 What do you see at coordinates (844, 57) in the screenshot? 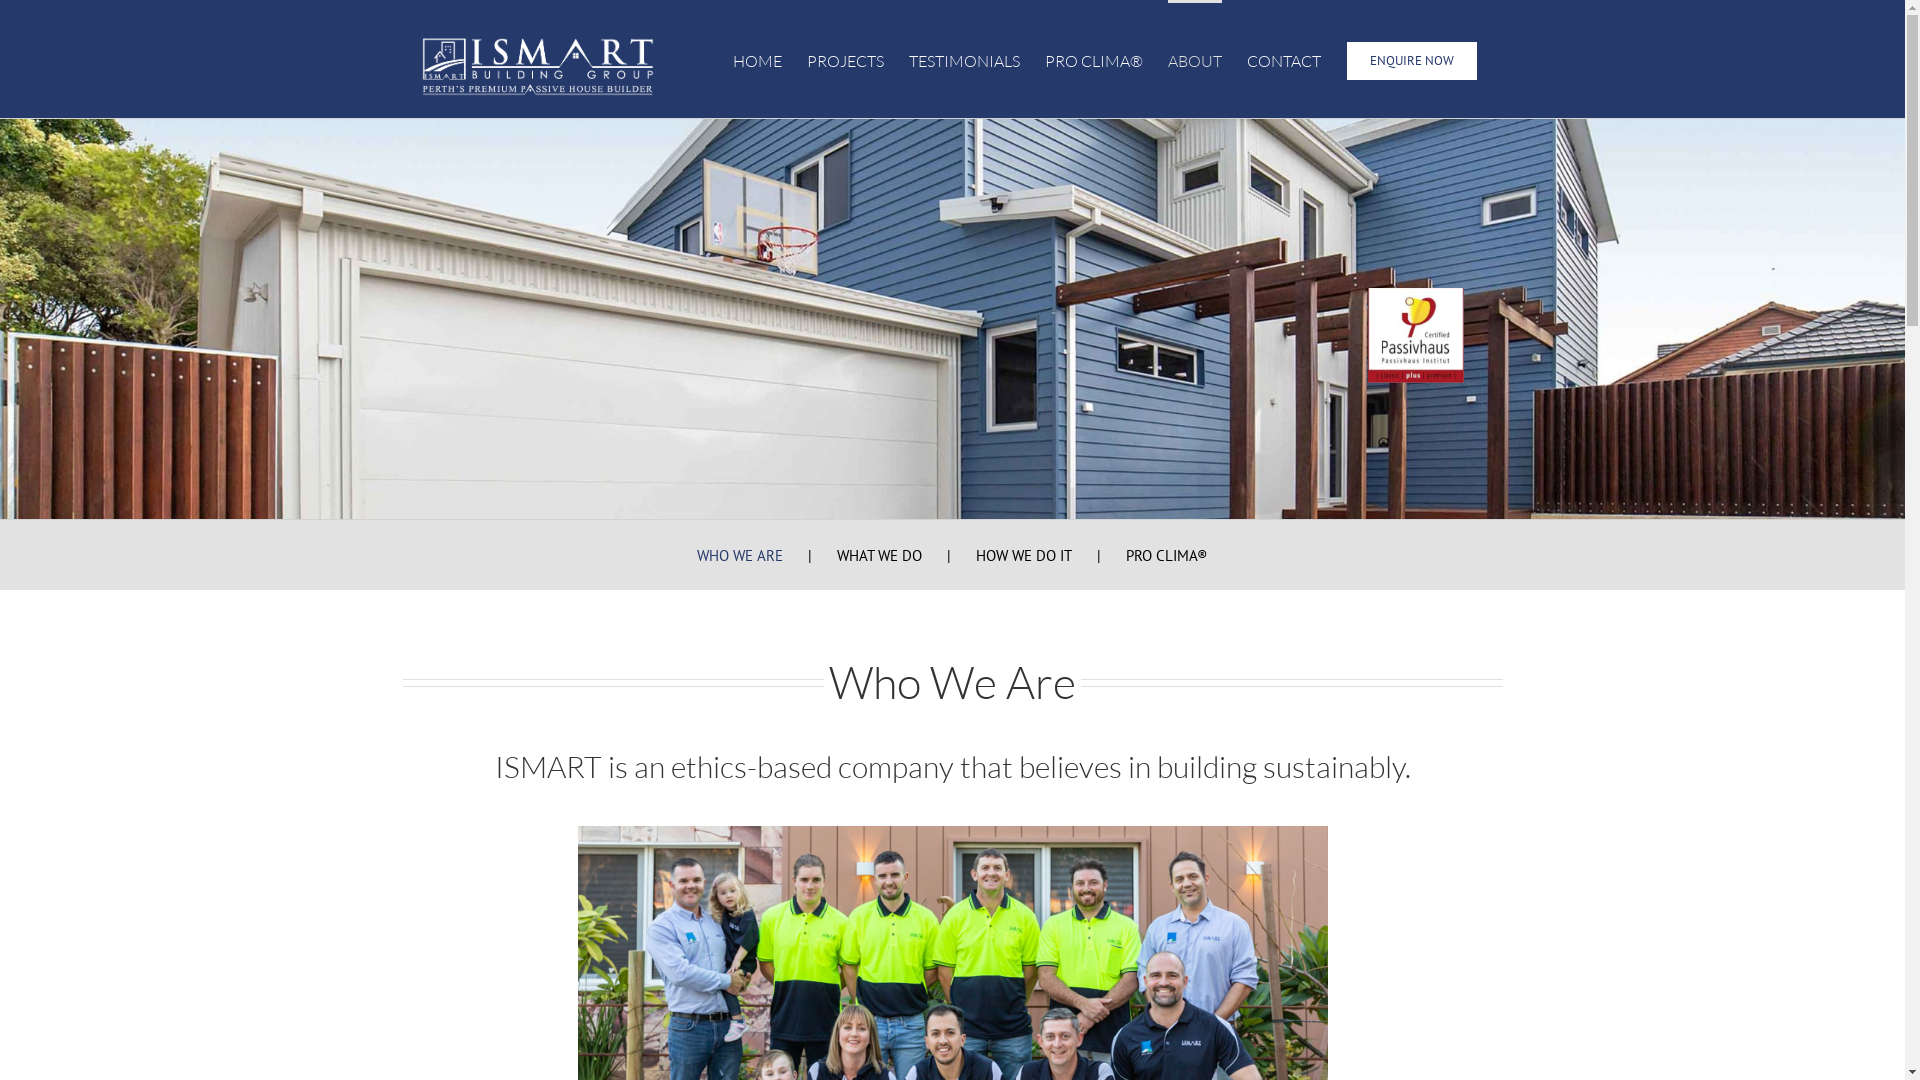
I see `'PROJECTS'` at bounding box center [844, 57].